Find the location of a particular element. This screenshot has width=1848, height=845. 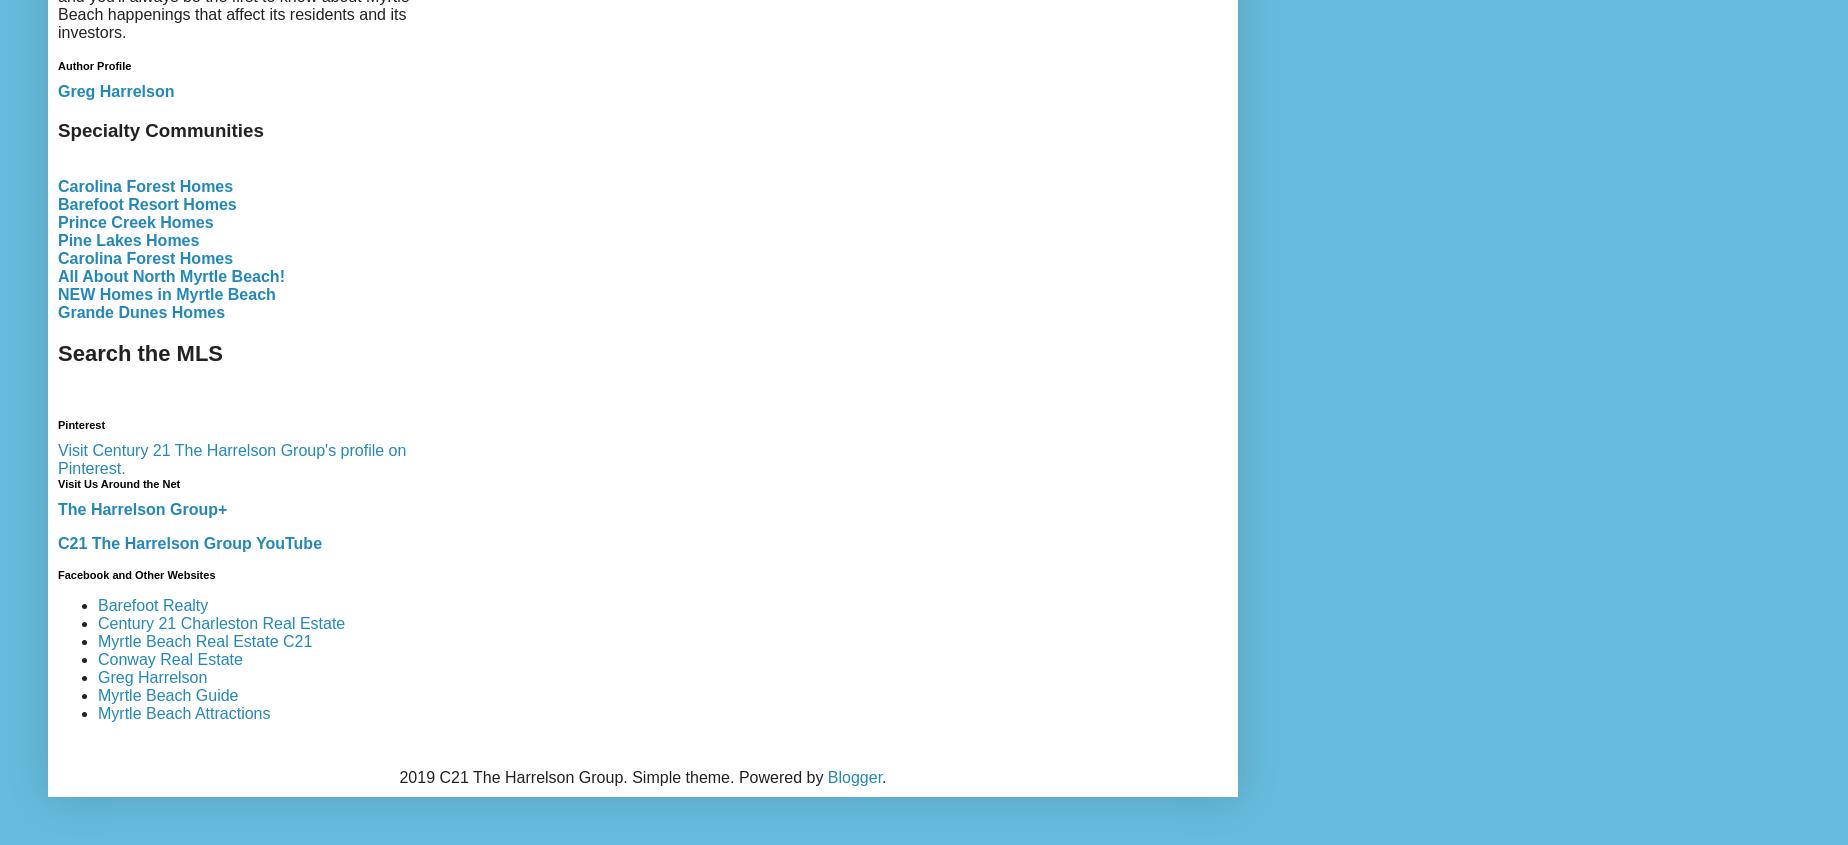

'Visit Century 21 The Harrelson Group's profile on Pinterest.' is located at coordinates (58, 458).